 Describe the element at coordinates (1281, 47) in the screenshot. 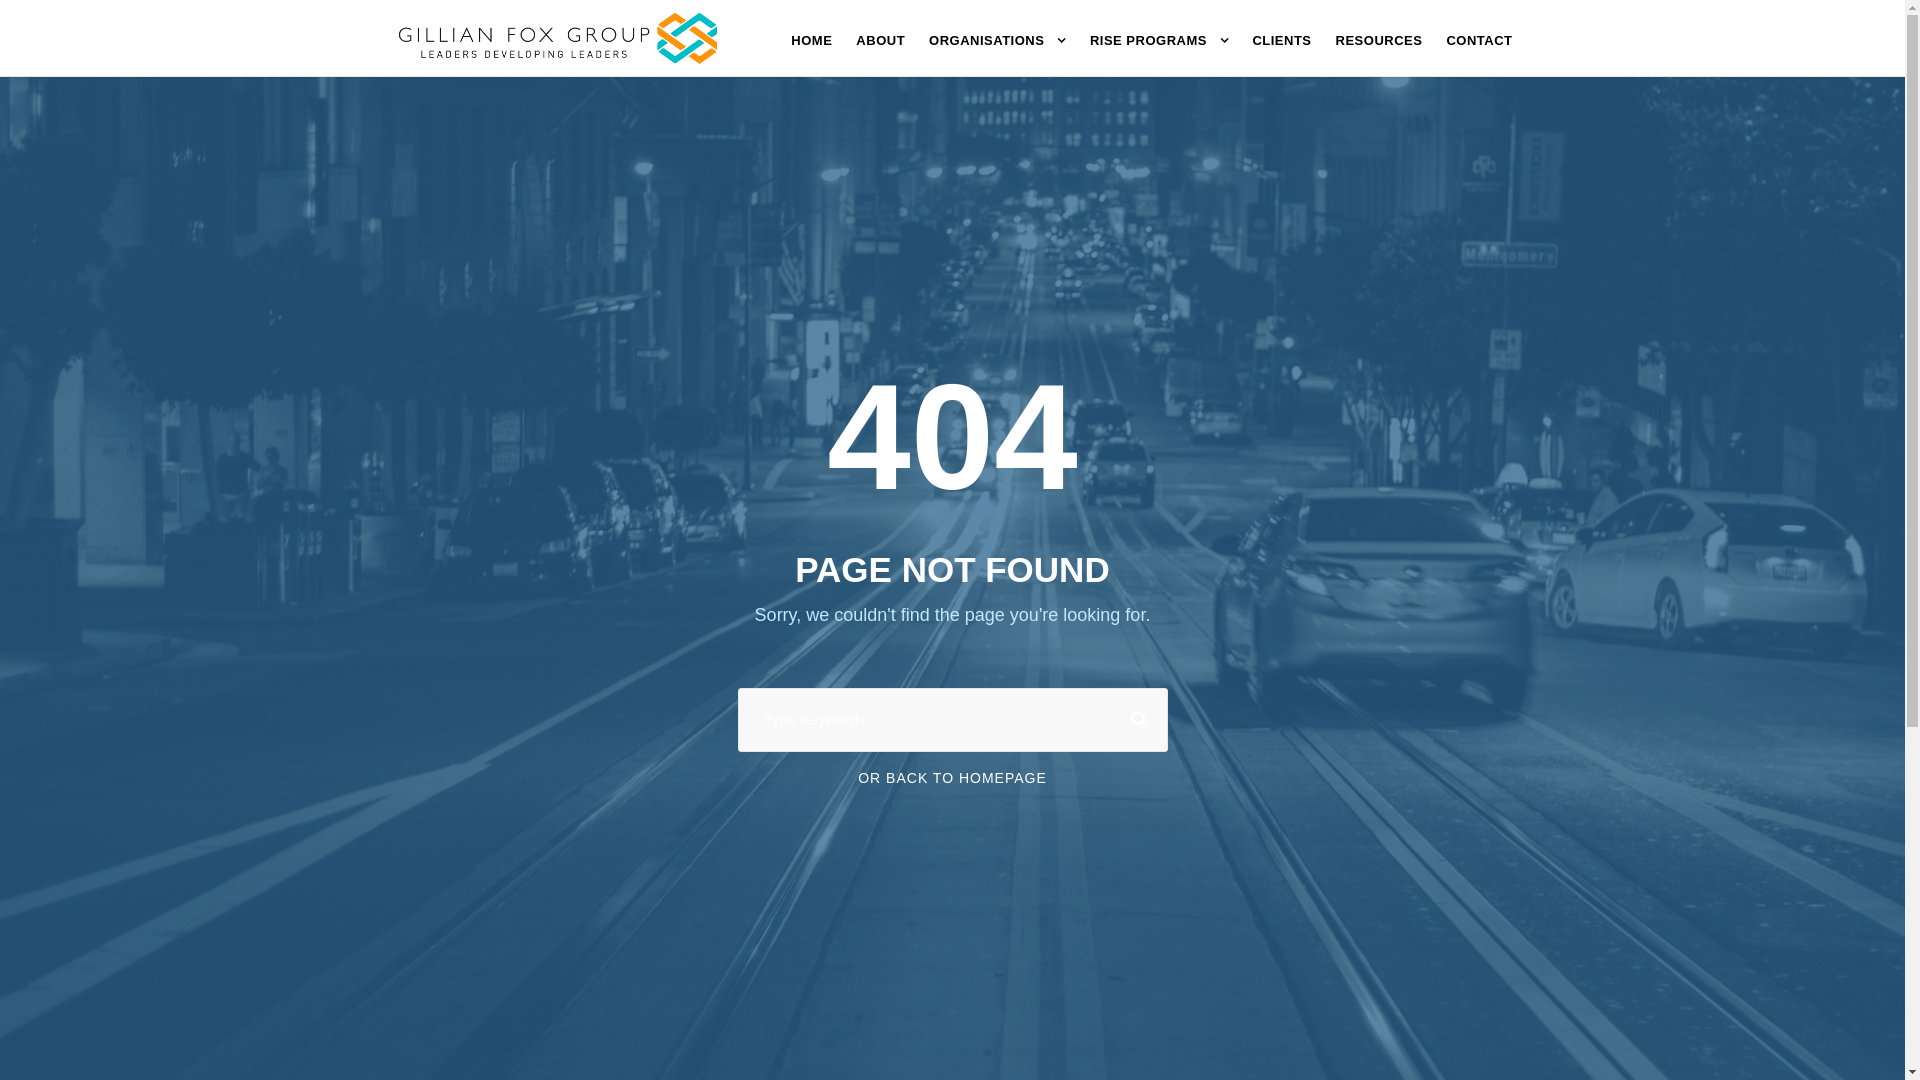

I see `'CLIENTS'` at that location.